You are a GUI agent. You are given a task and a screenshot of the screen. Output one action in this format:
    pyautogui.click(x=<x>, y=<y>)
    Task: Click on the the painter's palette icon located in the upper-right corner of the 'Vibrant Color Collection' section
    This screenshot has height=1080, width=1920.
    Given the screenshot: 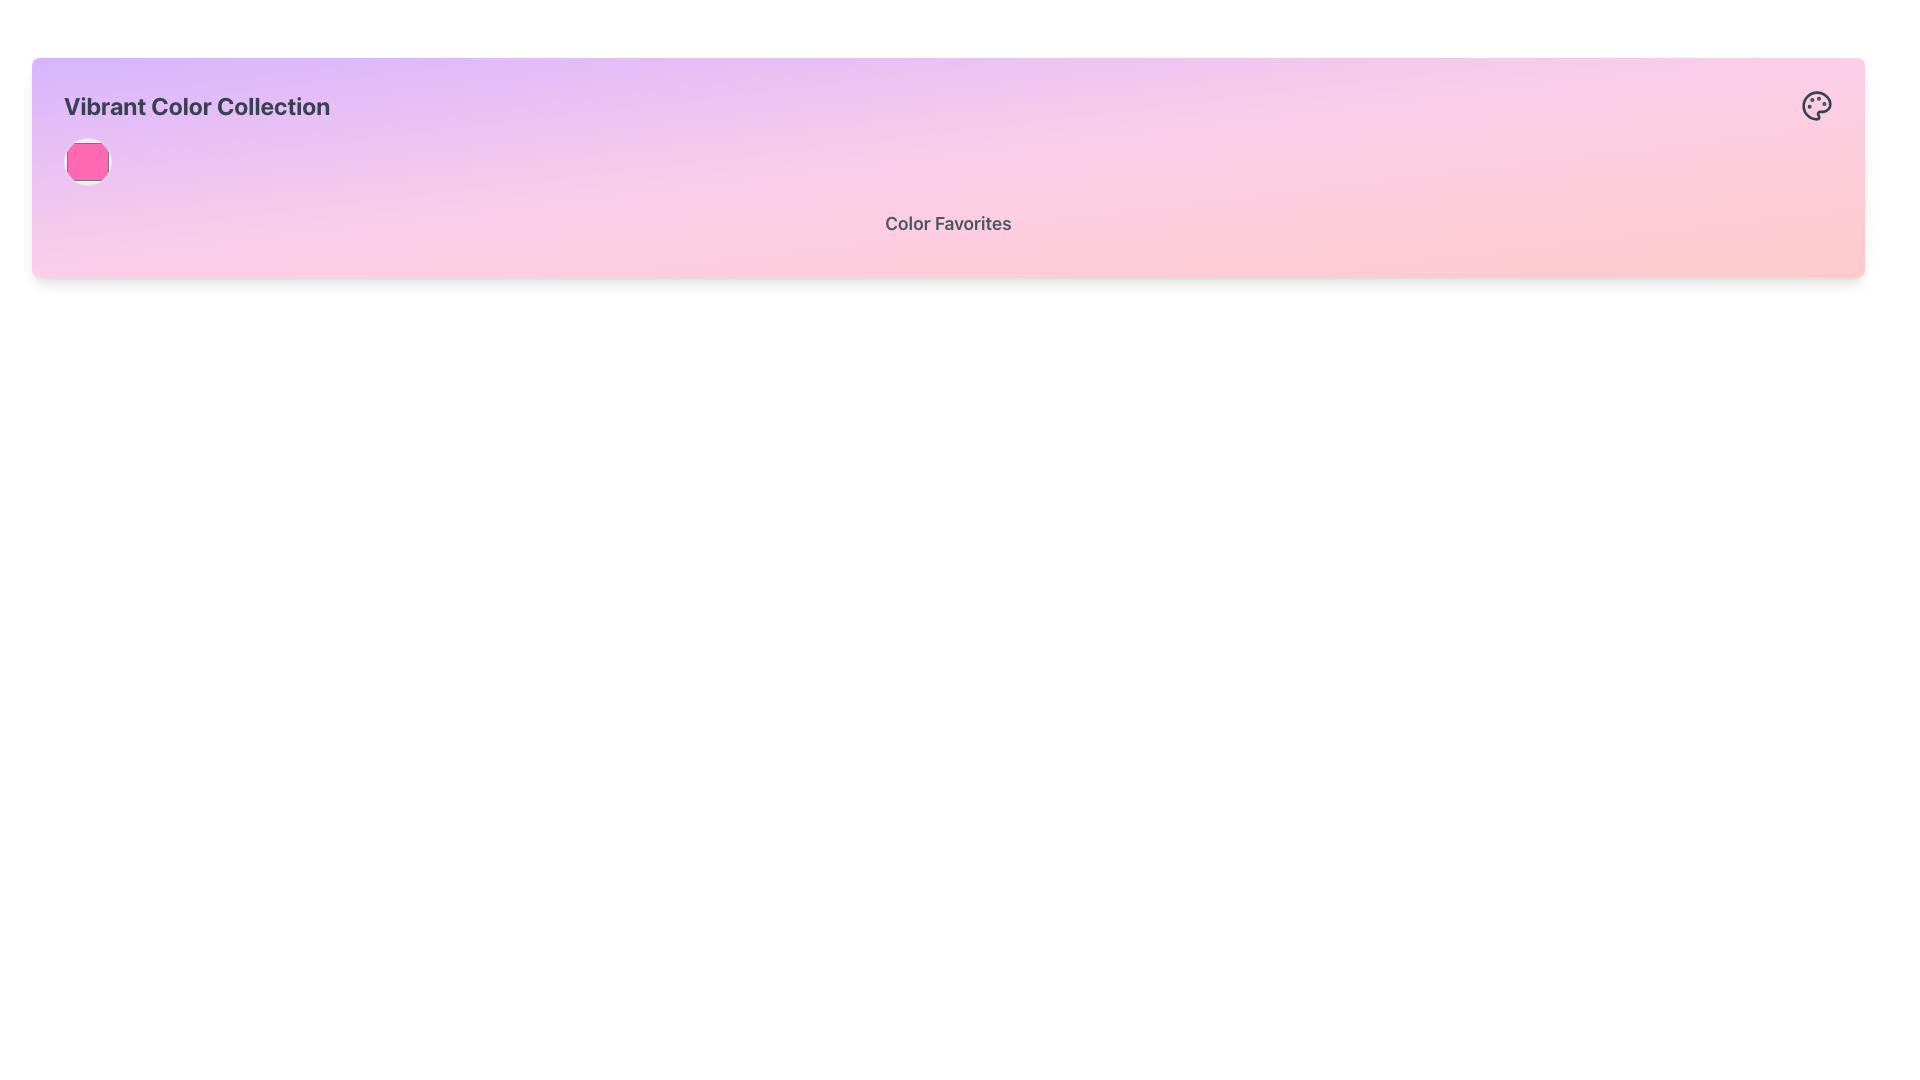 What is the action you would take?
    pyautogui.click(x=1817, y=105)
    